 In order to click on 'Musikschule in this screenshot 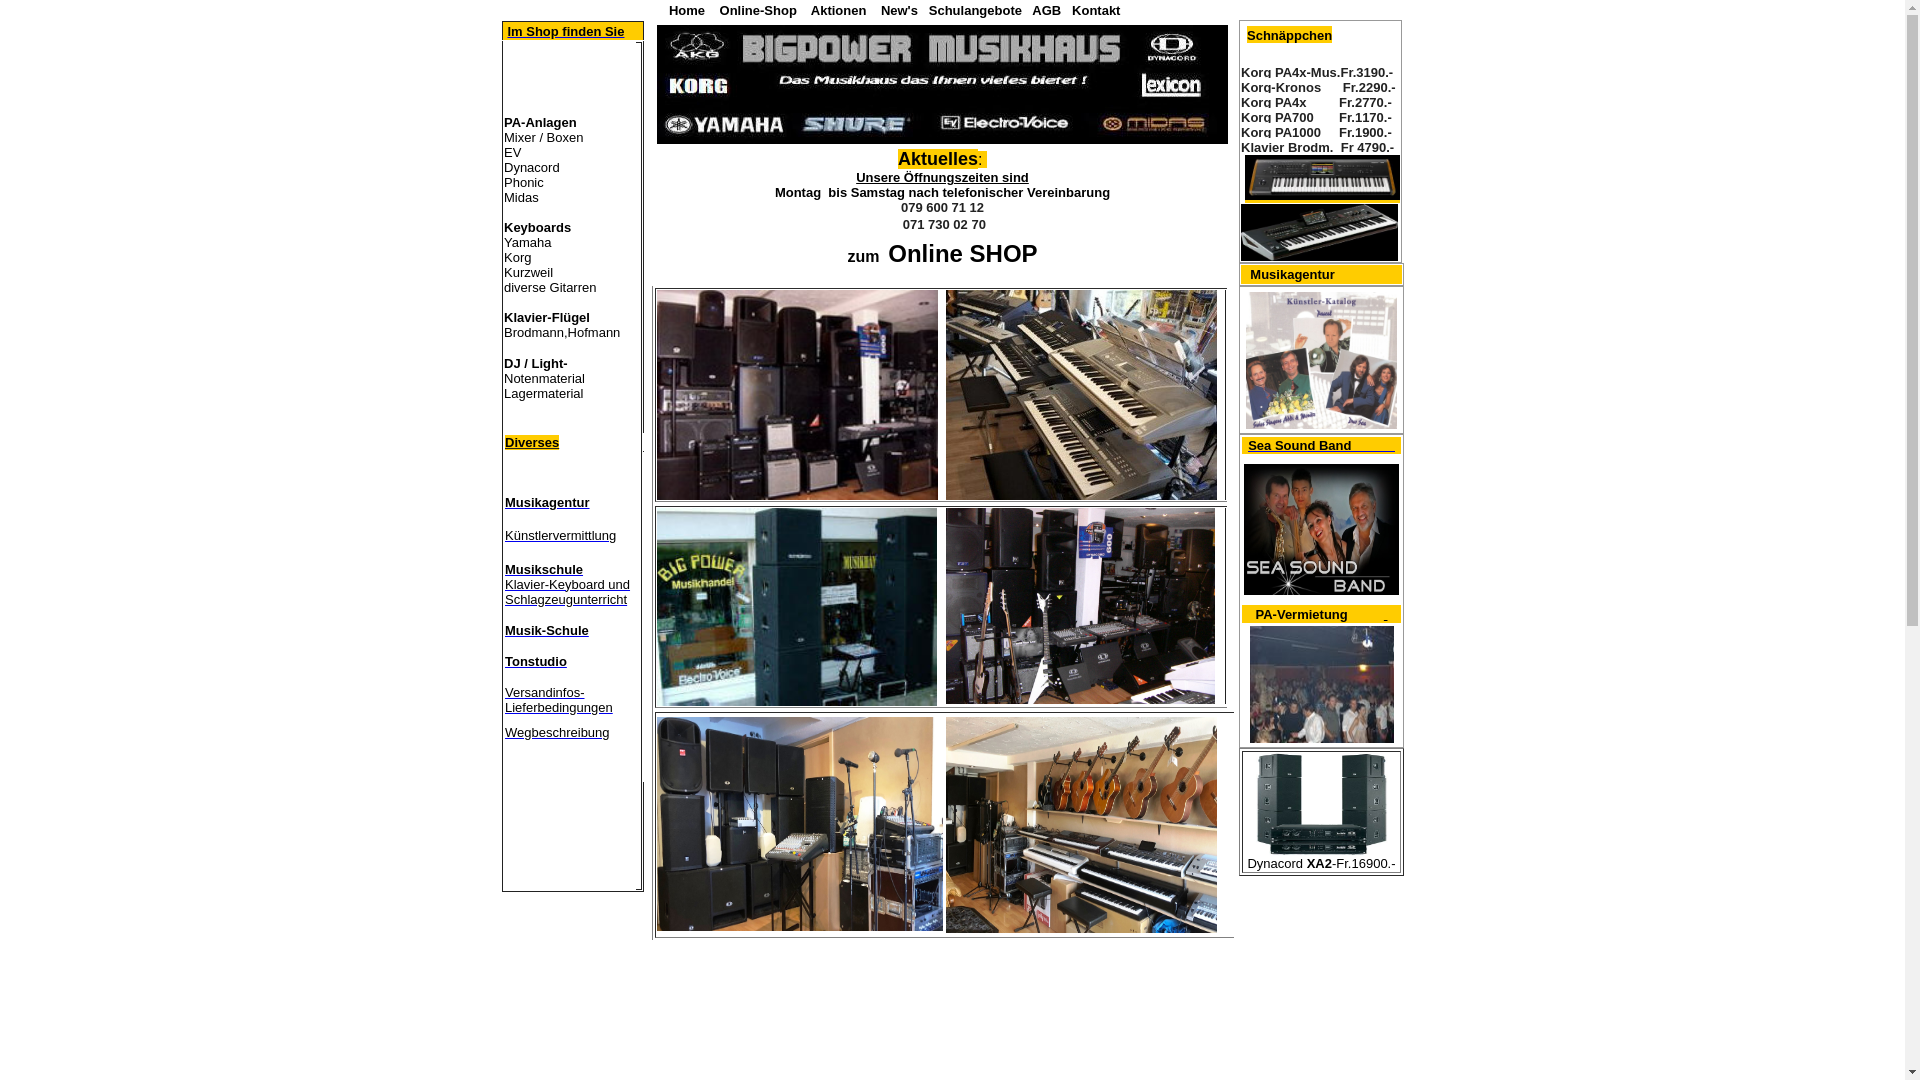, I will do `click(566, 584)`.